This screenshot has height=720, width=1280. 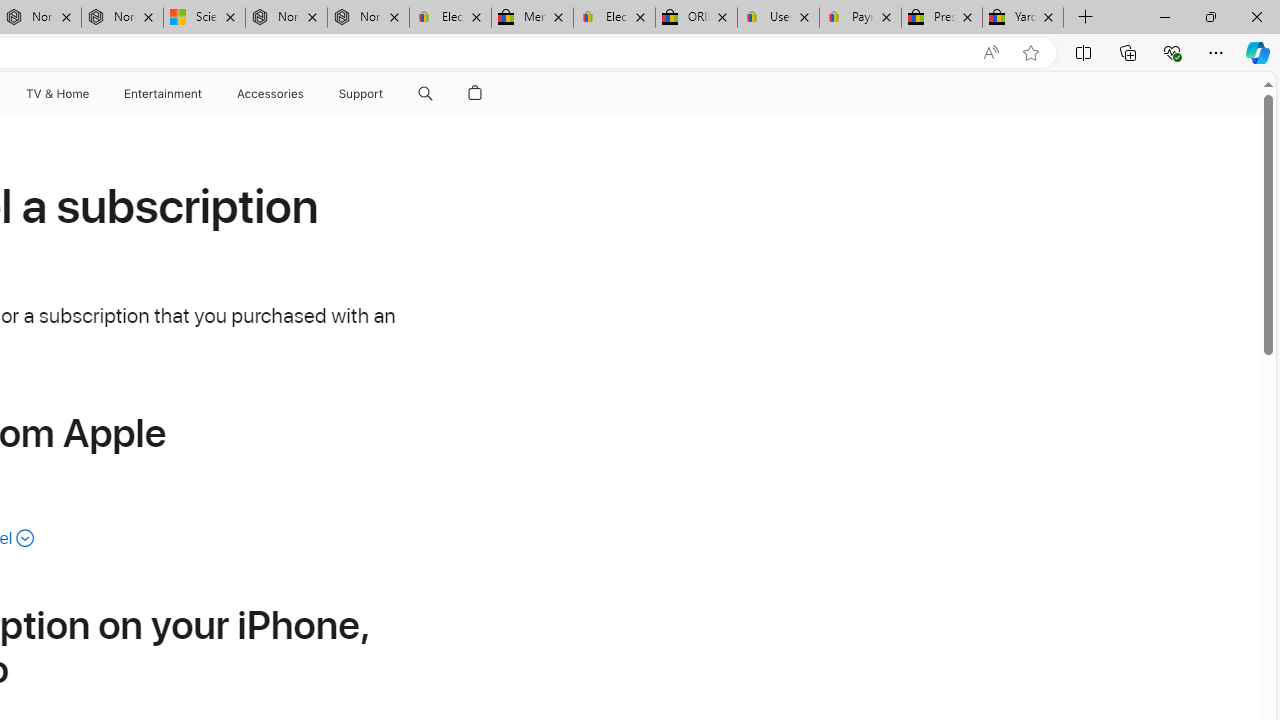 What do you see at coordinates (991, 52) in the screenshot?
I see `'Read aloud this page (Ctrl+Shift+U)'` at bounding box center [991, 52].